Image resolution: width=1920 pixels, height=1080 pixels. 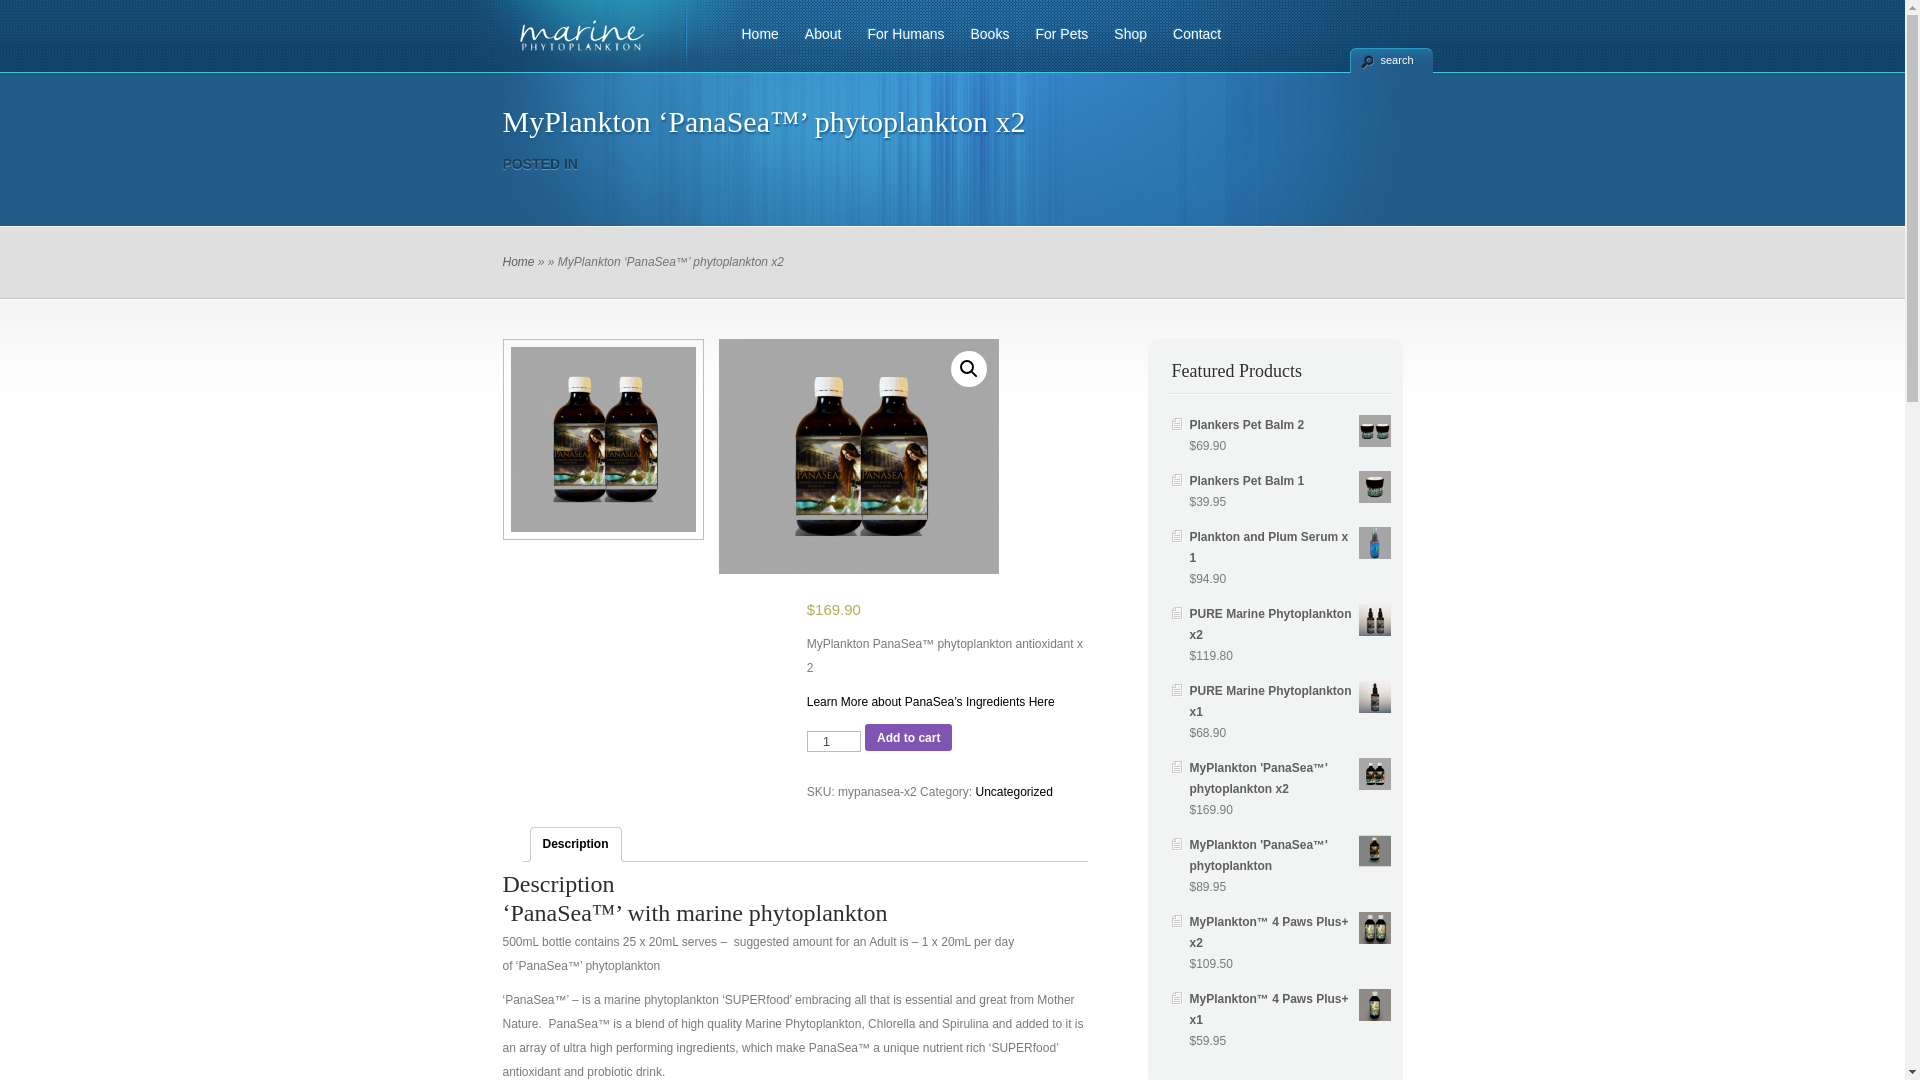 I want to click on 'Contact', so click(x=1190, y=45).